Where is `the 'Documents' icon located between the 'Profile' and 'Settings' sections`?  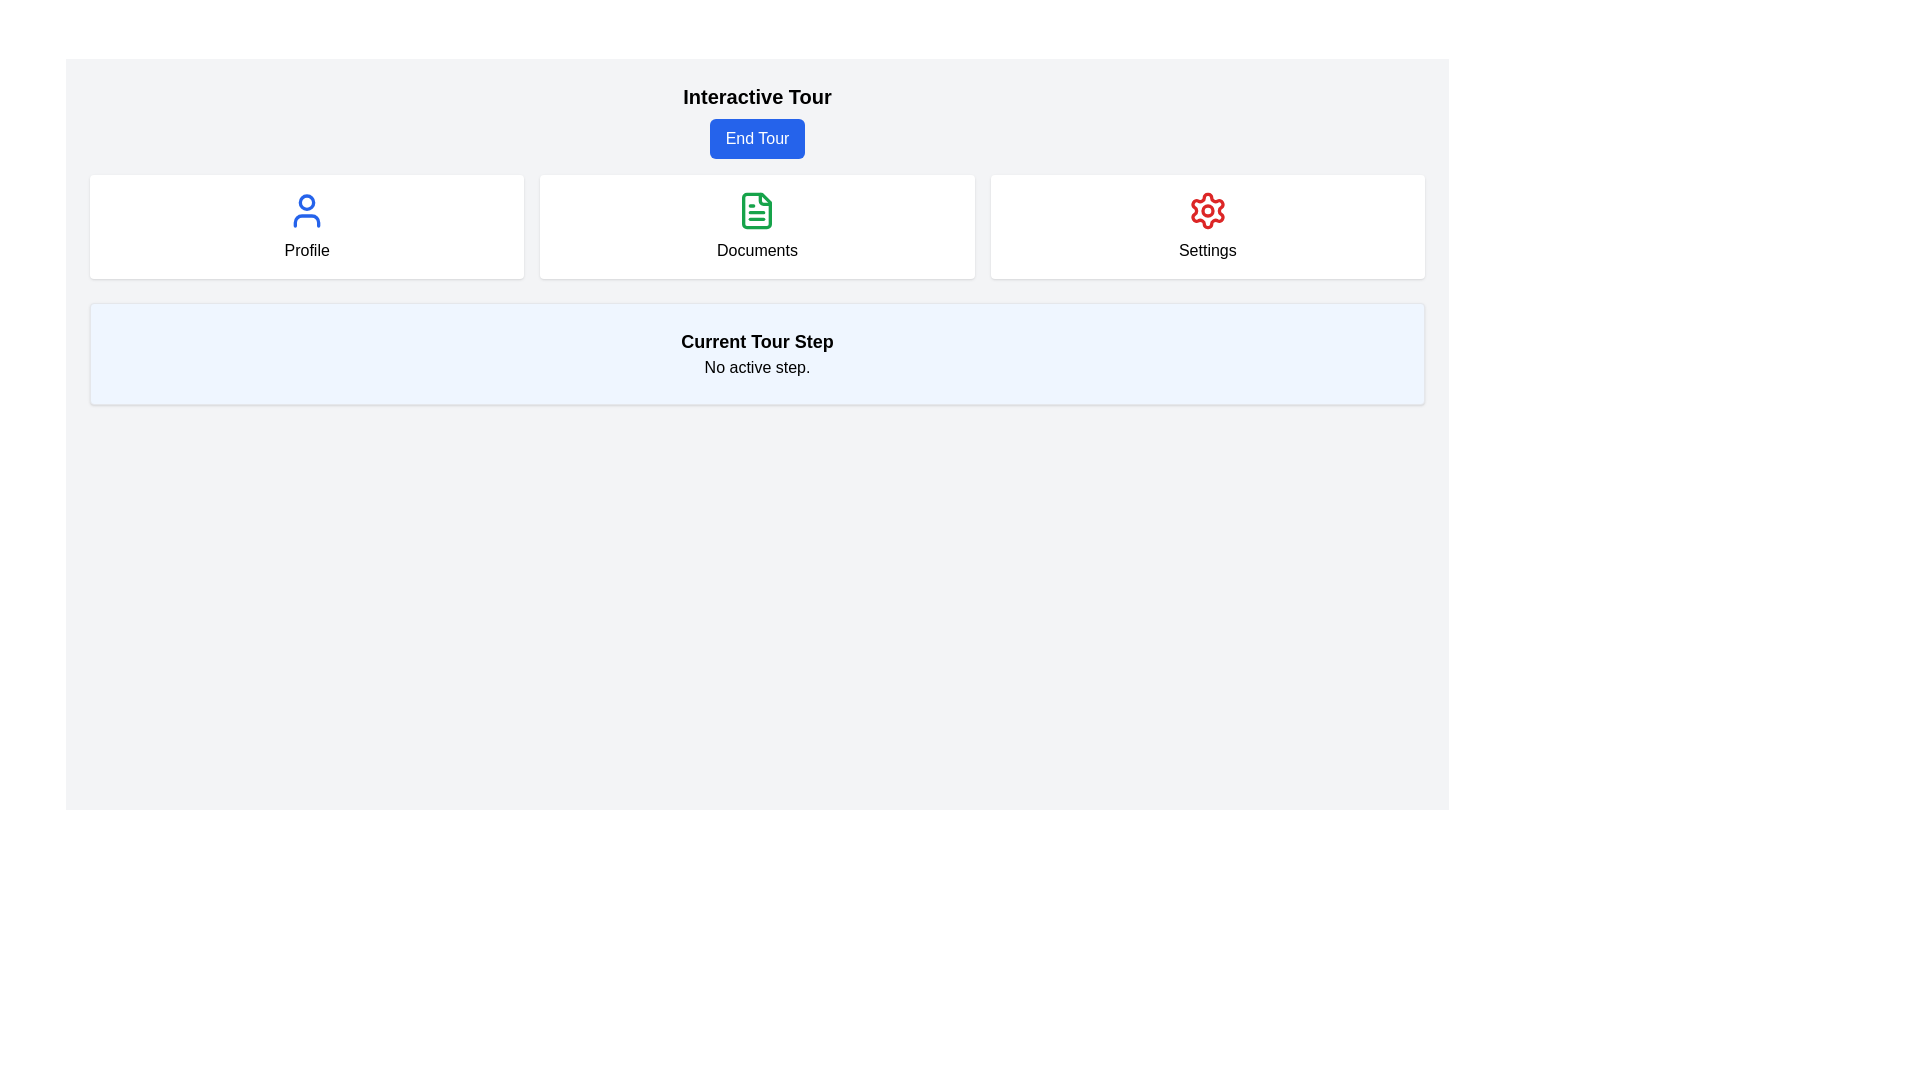 the 'Documents' icon located between the 'Profile' and 'Settings' sections is located at coordinates (756, 211).